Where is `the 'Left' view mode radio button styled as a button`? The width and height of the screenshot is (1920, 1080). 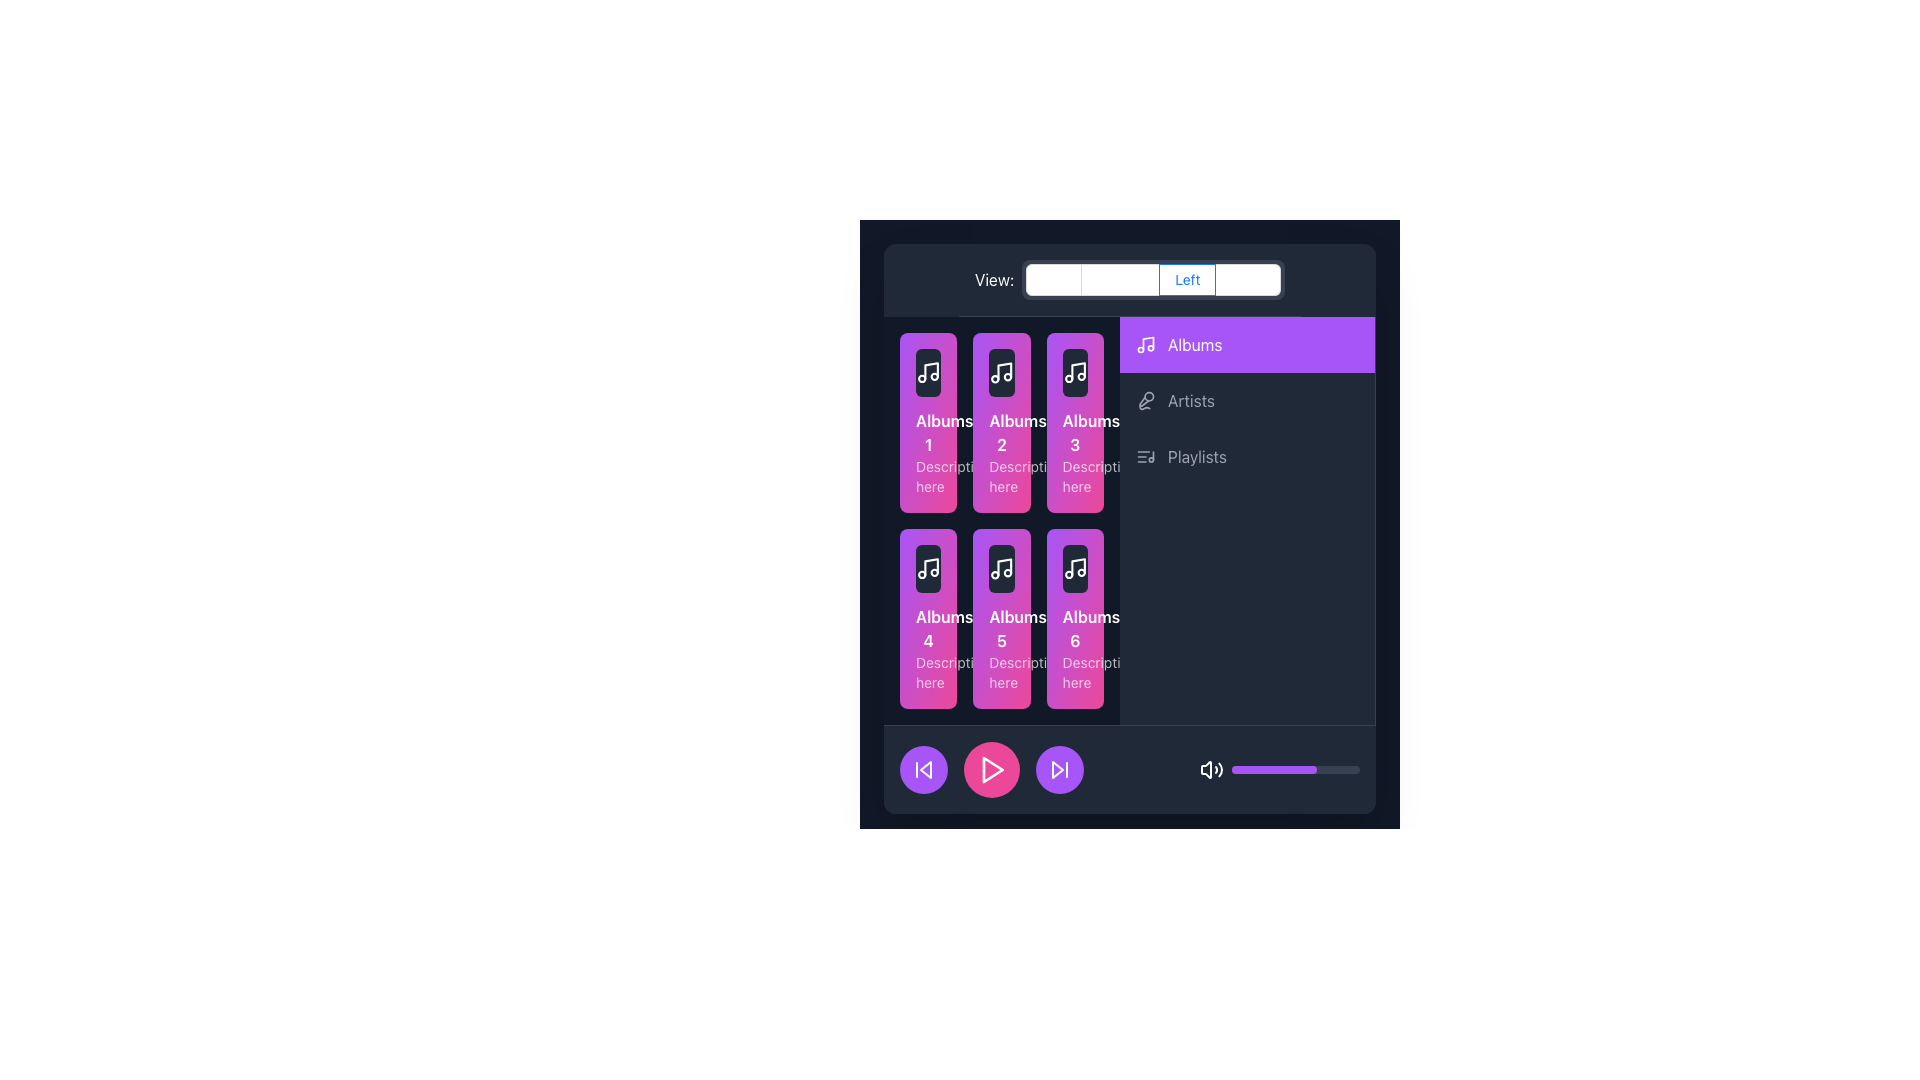 the 'Left' view mode radio button styled as a button is located at coordinates (1187, 280).